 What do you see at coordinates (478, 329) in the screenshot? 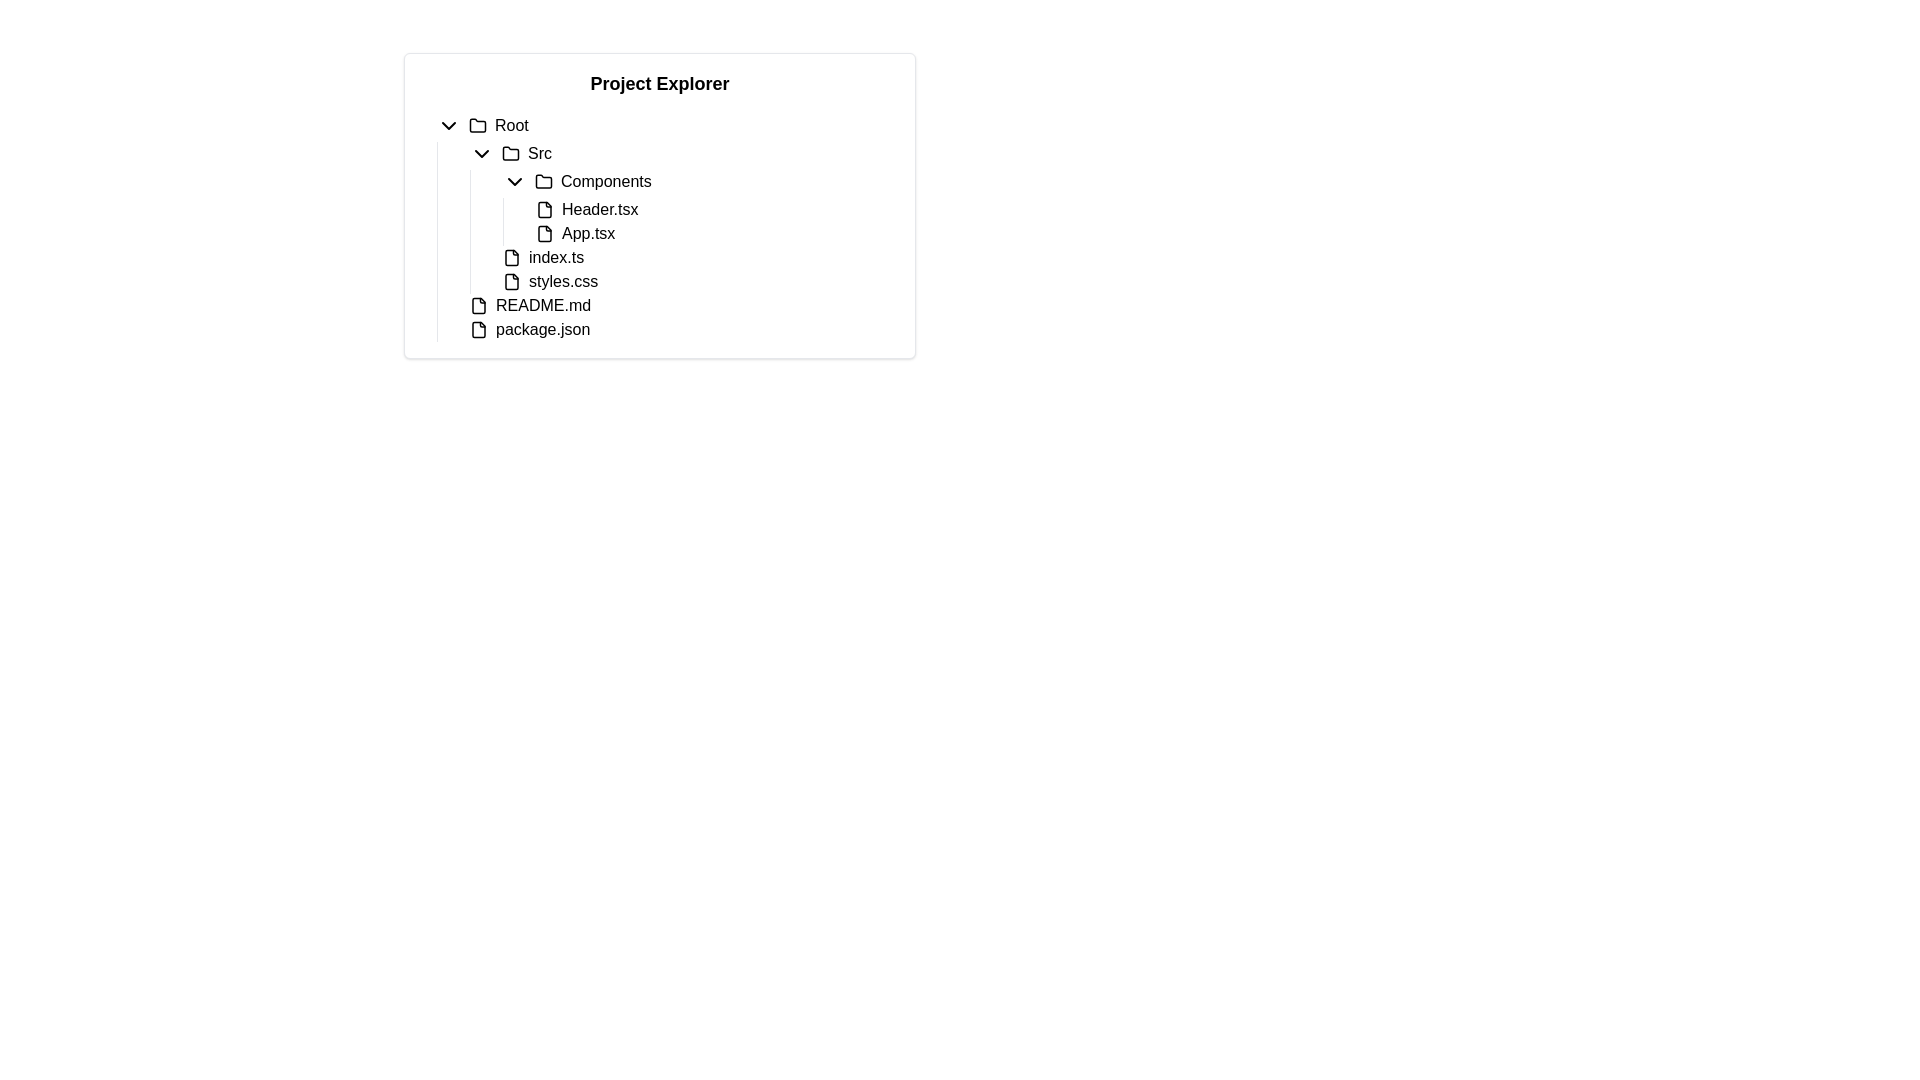
I see `the file icon representing 'package.json' in the Project Explorer section` at bounding box center [478, 329].